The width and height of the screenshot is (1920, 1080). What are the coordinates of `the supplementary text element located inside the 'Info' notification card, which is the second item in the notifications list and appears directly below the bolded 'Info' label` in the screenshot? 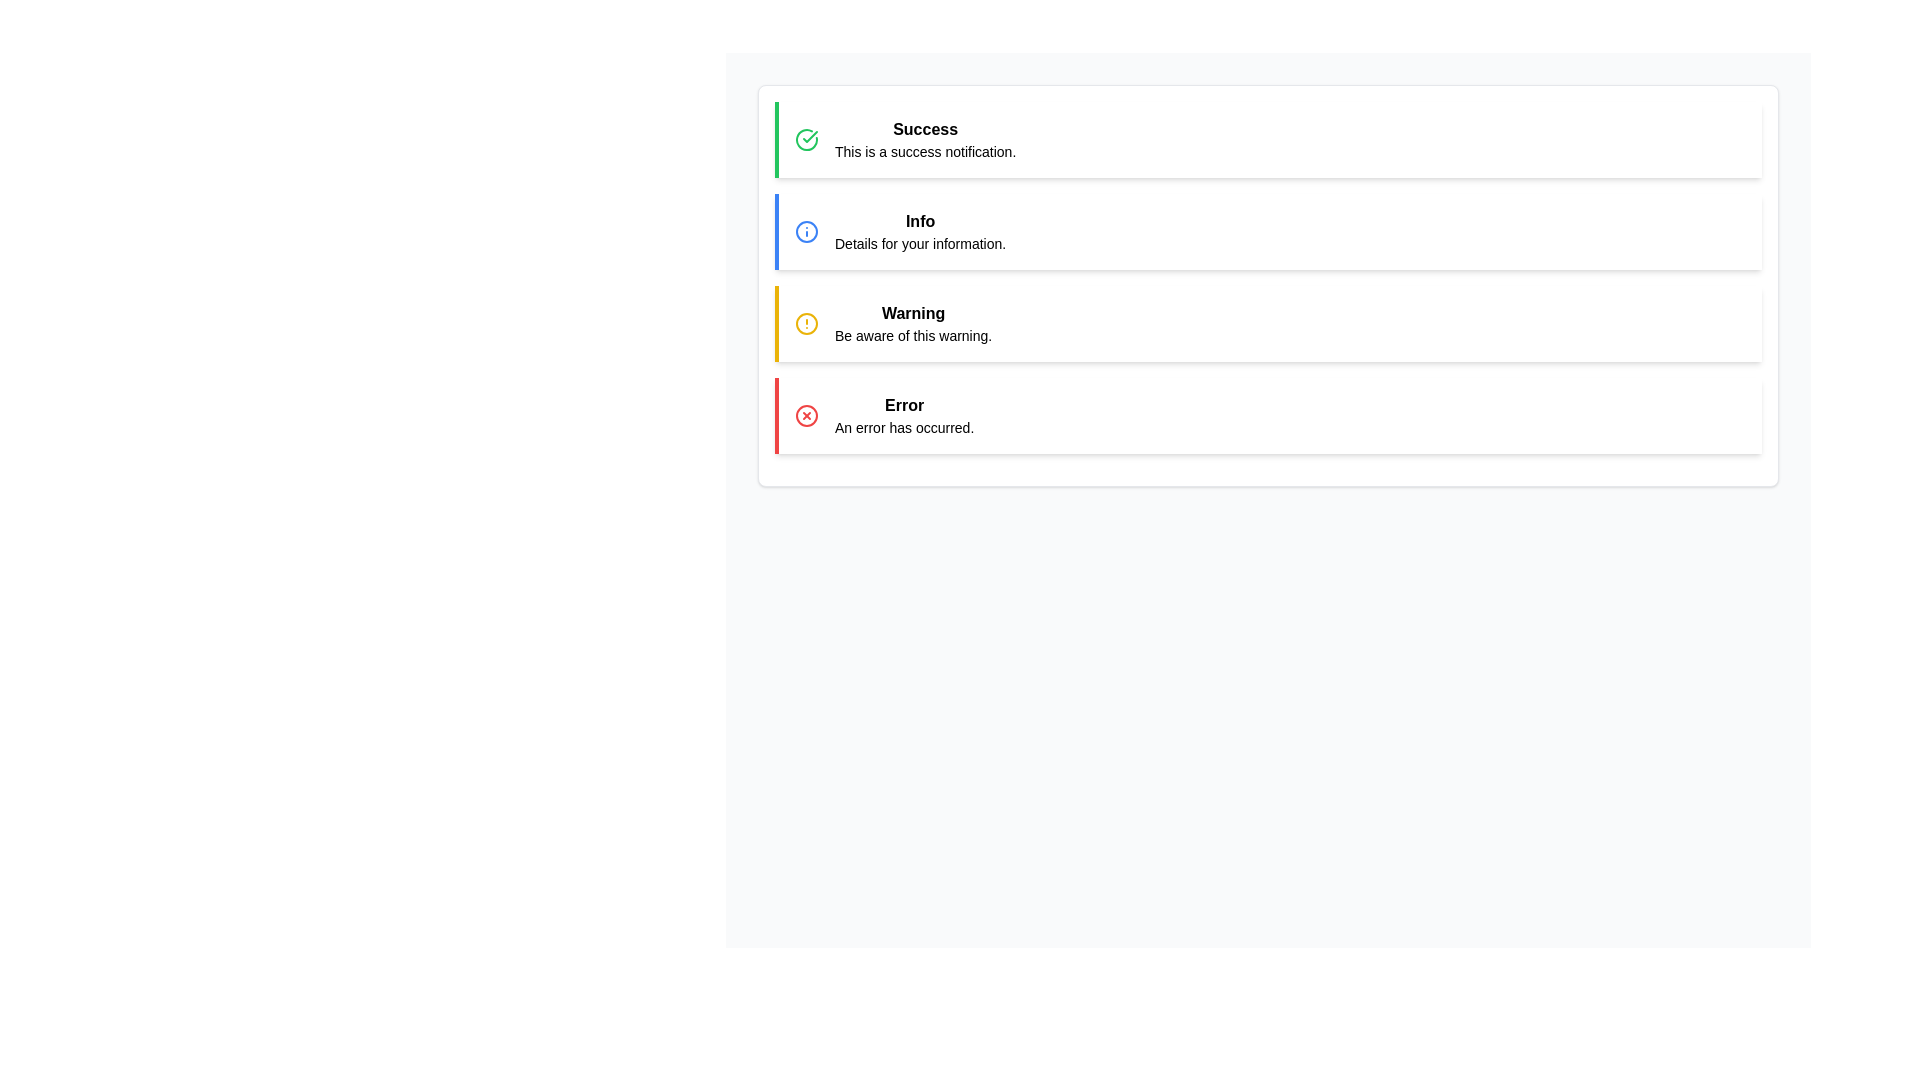 It's located at (919, 242).